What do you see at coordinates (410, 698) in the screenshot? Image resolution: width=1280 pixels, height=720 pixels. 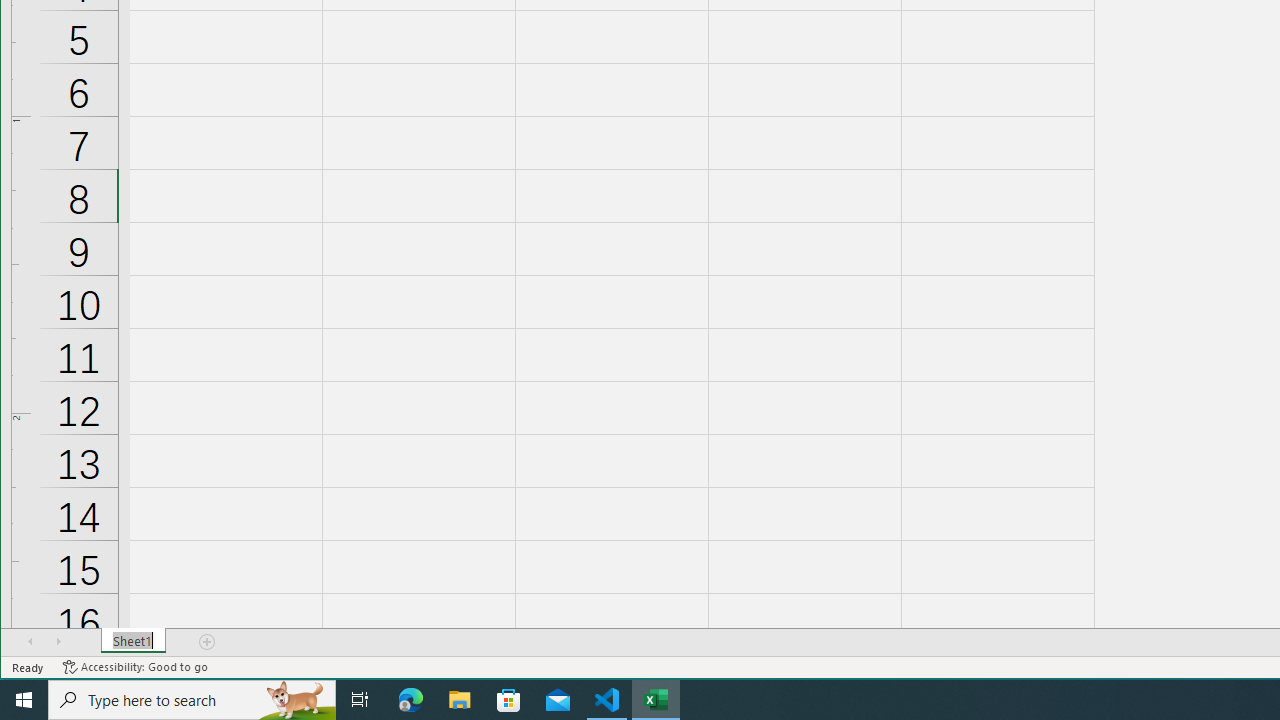 I see `'Microsoft Edge'` at bounding box center [410, 698].